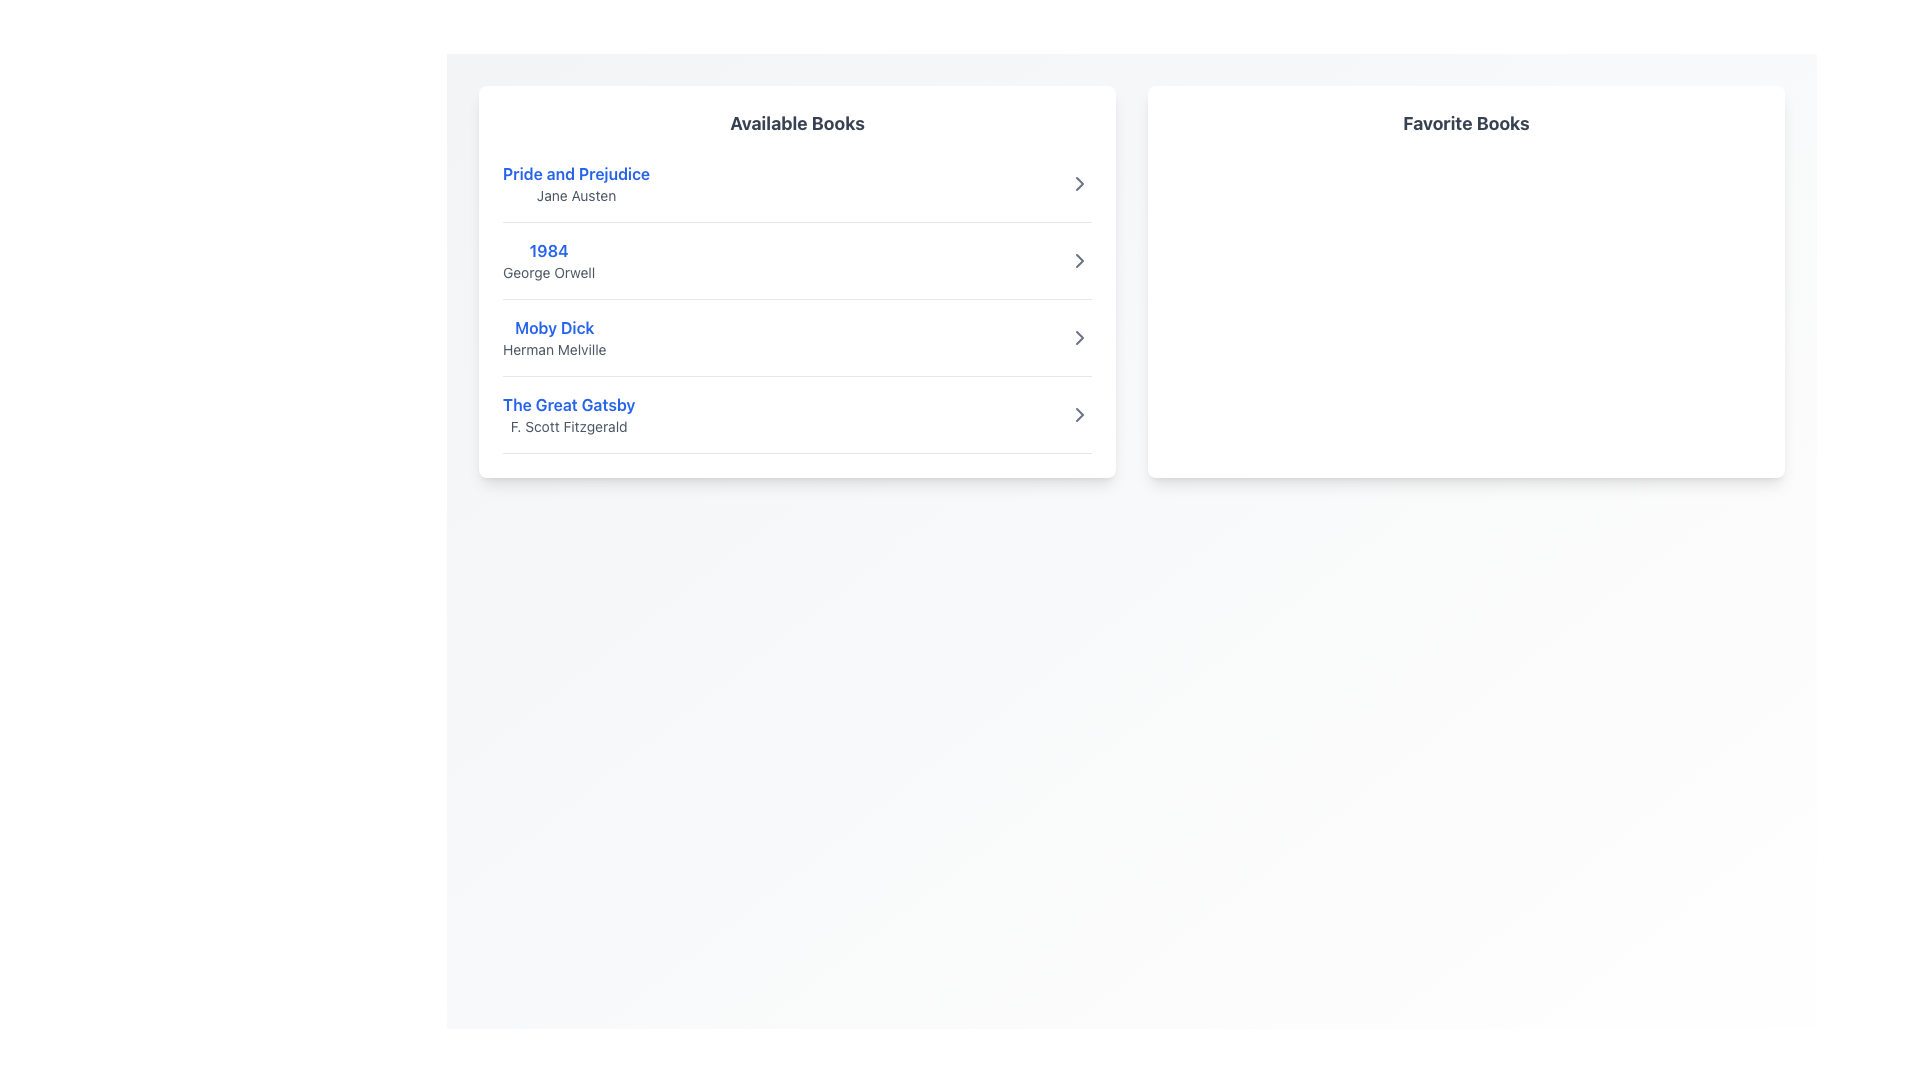 The width and height of the screenshot is (1920, 1080). Describe the element at coordinates (568, 414) in the screenshot. I see `the text label displaying 'The Great Gatsby' by F. Scott Fitzgerald, located in the 'Available Books' section as the fourth item in the list` at that location.